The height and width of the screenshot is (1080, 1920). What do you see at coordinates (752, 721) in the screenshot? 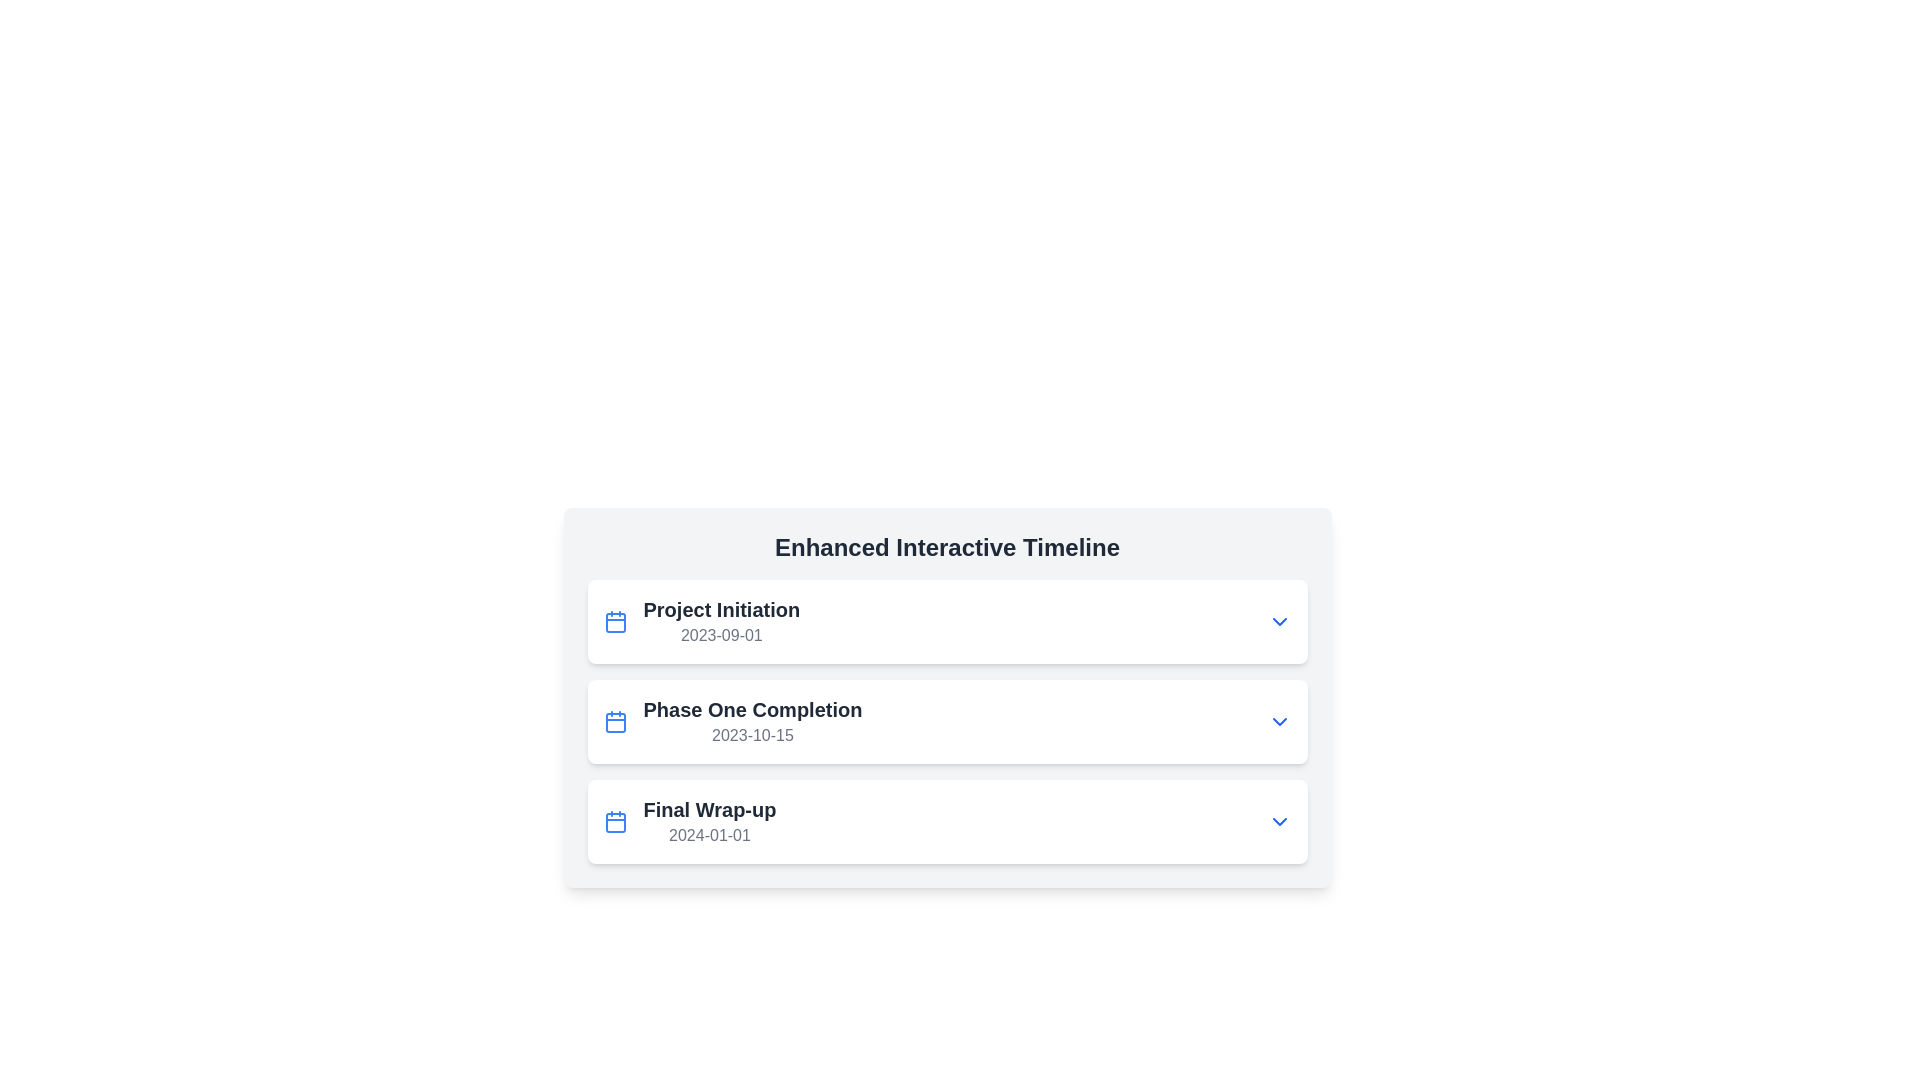
I see `the Text Label with Subtext that displays a phase title and its associated date in the second item of the vertical timeline list, located between 'Project Initiation' and 'Final Wrap-up'` at bounding box center [752, 721].